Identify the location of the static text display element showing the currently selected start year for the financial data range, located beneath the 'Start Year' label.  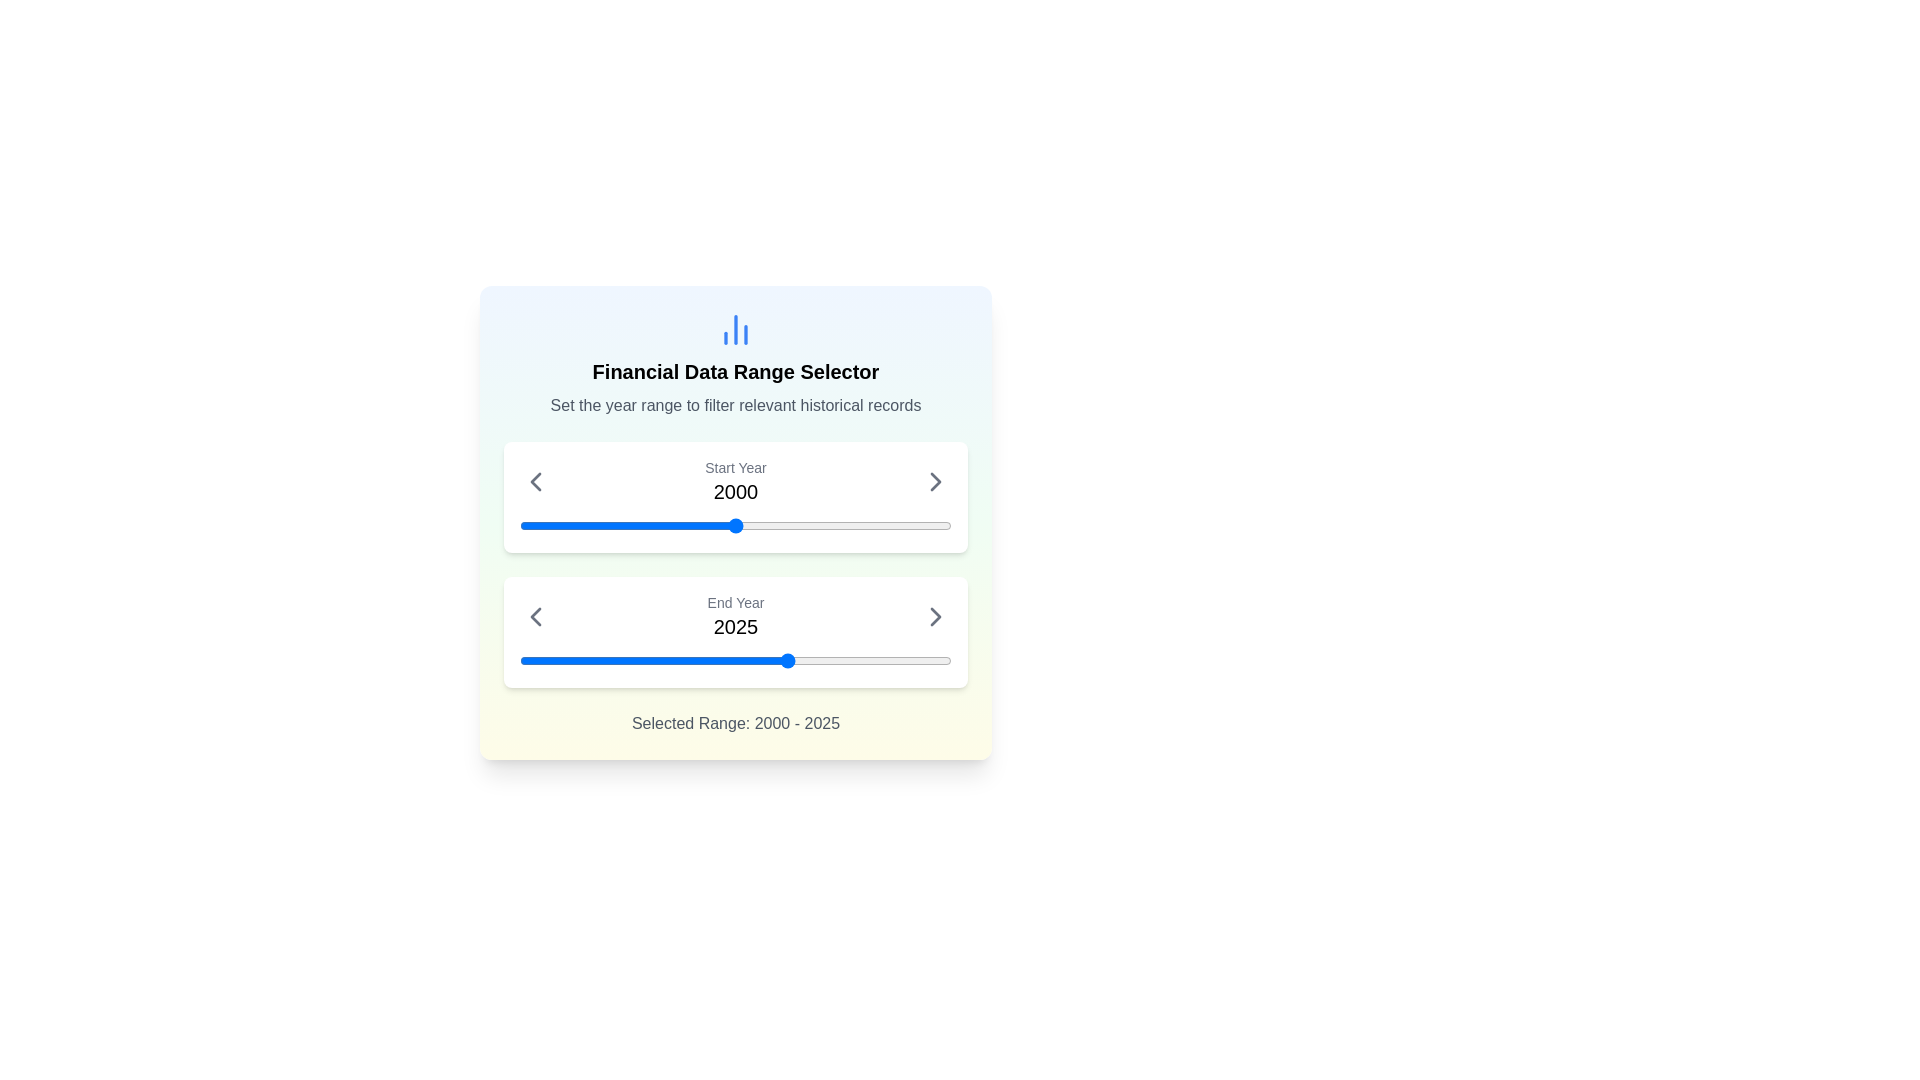
(734, 492).